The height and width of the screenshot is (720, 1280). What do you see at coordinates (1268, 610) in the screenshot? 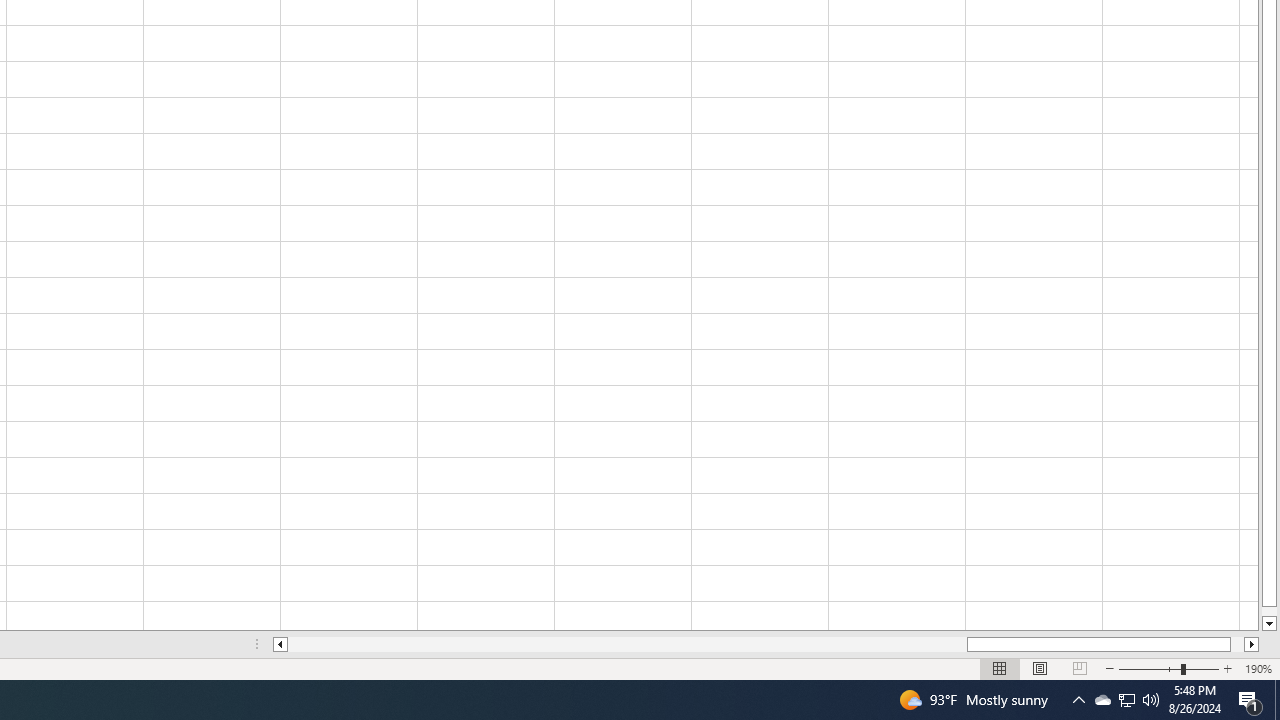
I see `'Page down'` at bounding box center [1268, 610].